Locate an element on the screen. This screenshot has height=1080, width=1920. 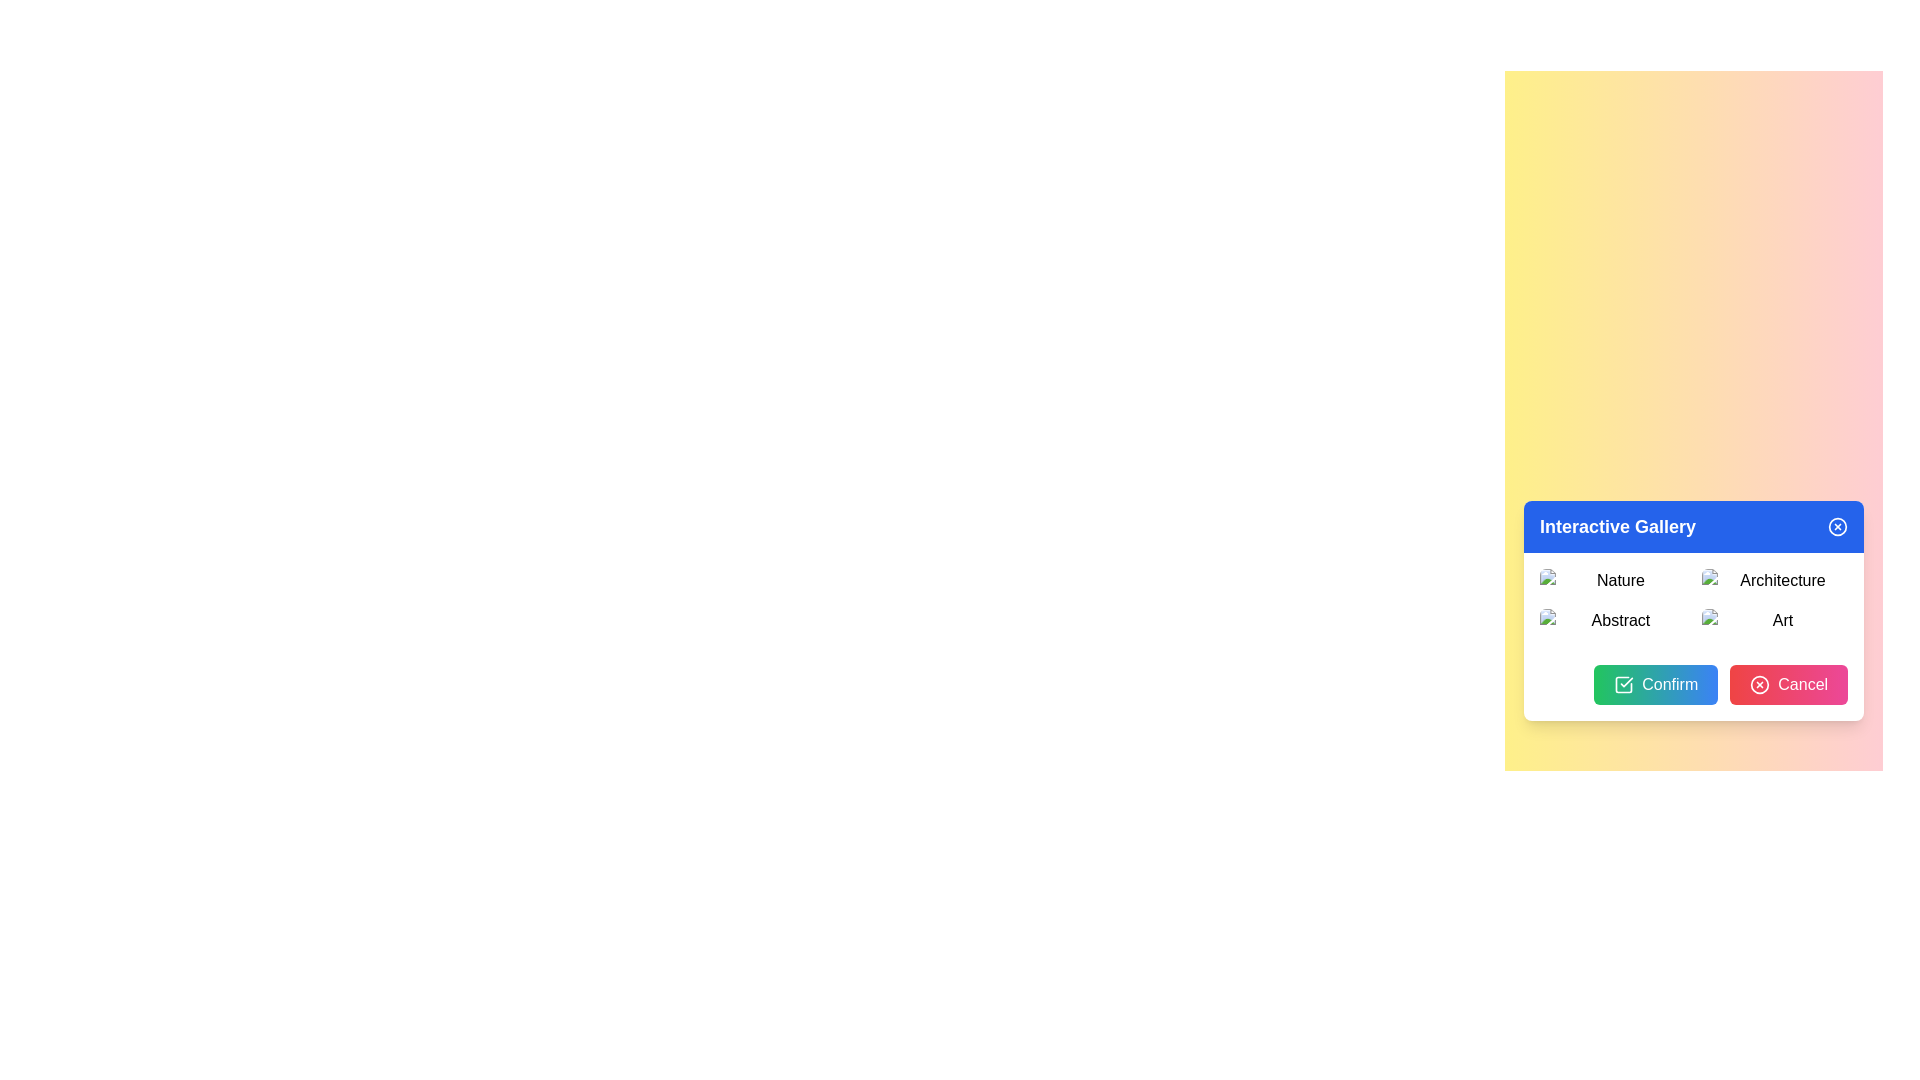
on the selectable item labeled 'Nature' that contains a thumbnail image and a bold white text label, positioned at the top-left corner of the 'Interactive Gallery' is located at coordinates (1612, 581).